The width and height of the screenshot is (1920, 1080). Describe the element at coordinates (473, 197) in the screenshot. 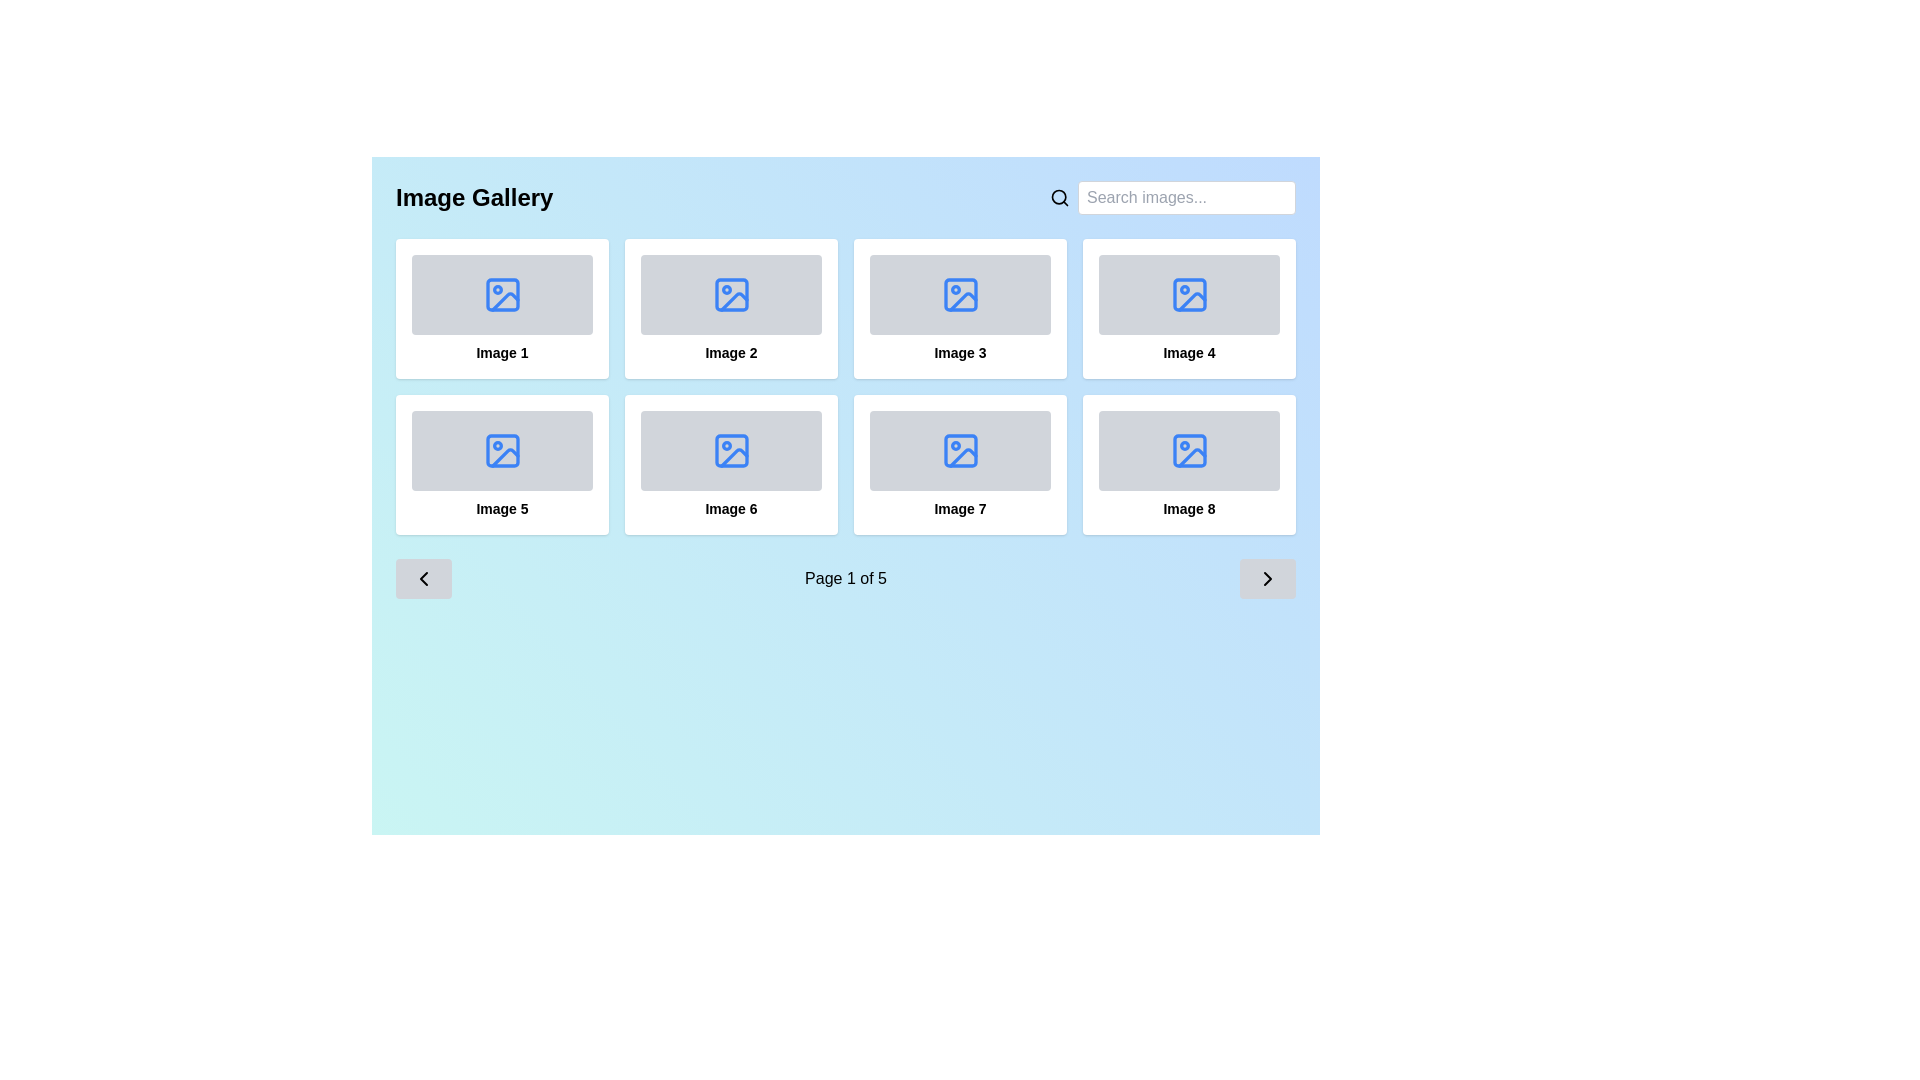

I see `the prominent heading styled with a bold and large font size displaying the text 'Image Gallery', located at the top left of the interface against a light blue background` at that location.